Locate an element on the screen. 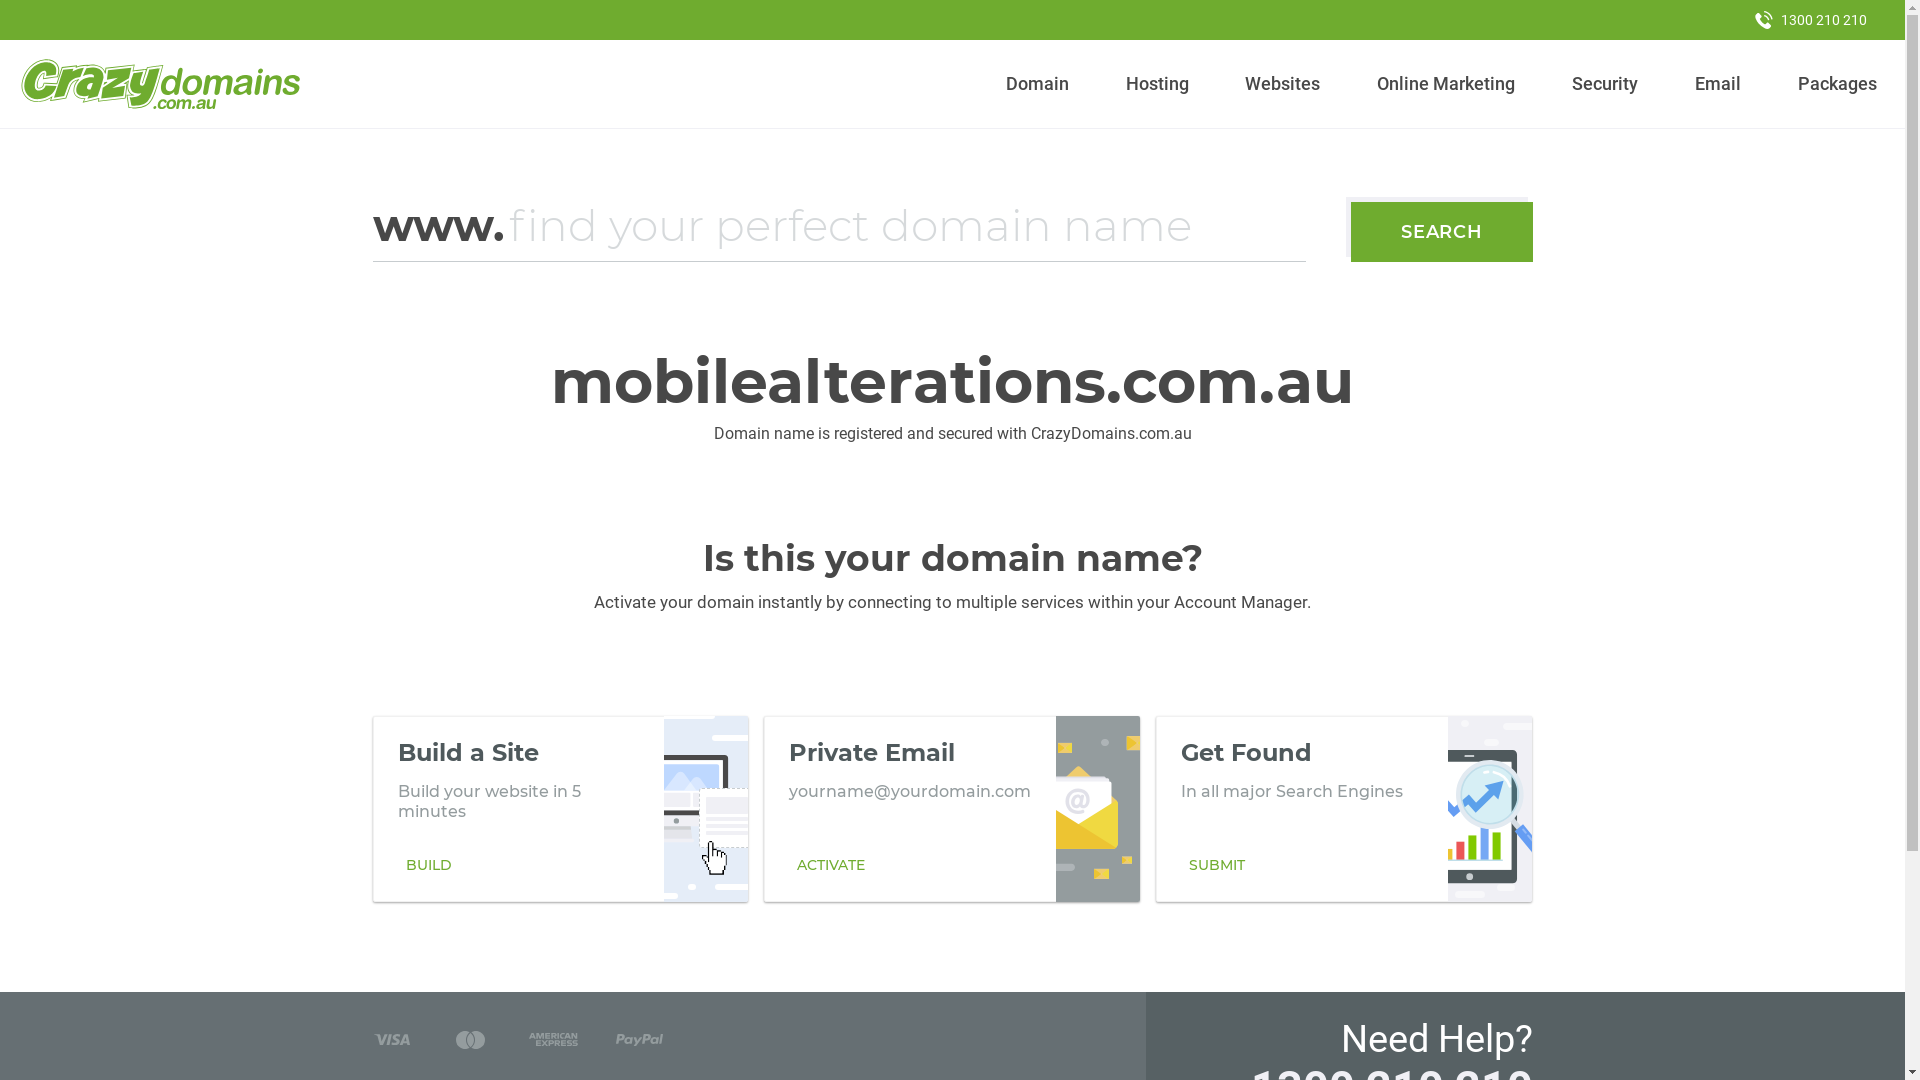 This screenshot has height=1080, width=1920. 'Packages' is located at coordinates (1837, 83).